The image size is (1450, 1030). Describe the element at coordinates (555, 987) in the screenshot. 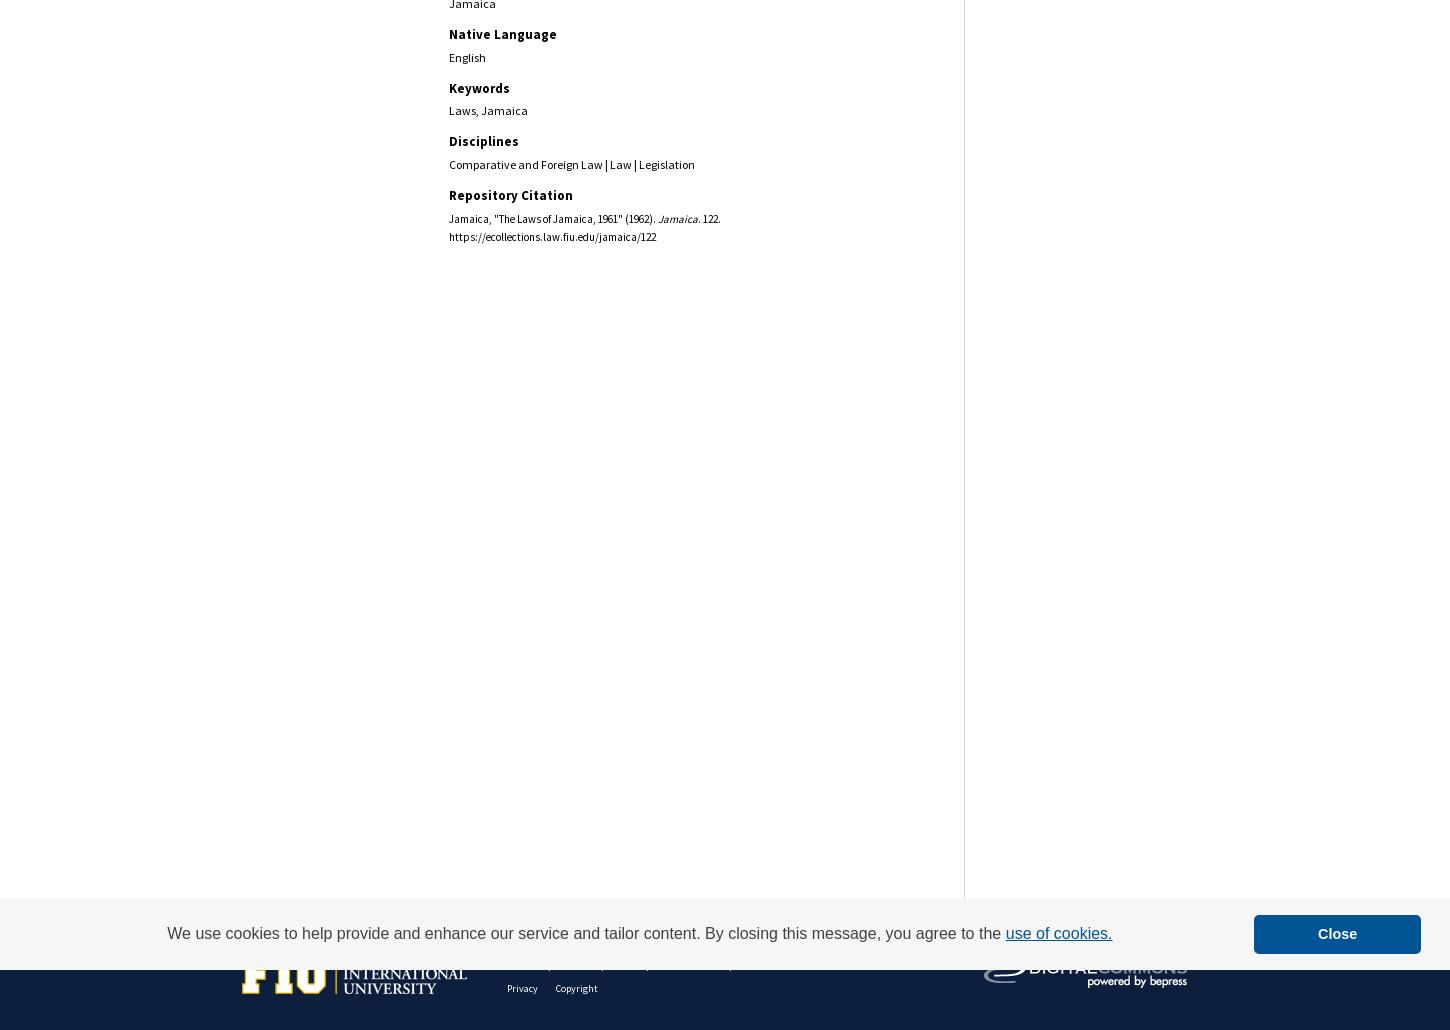

I see `'Copyright'` at that location.